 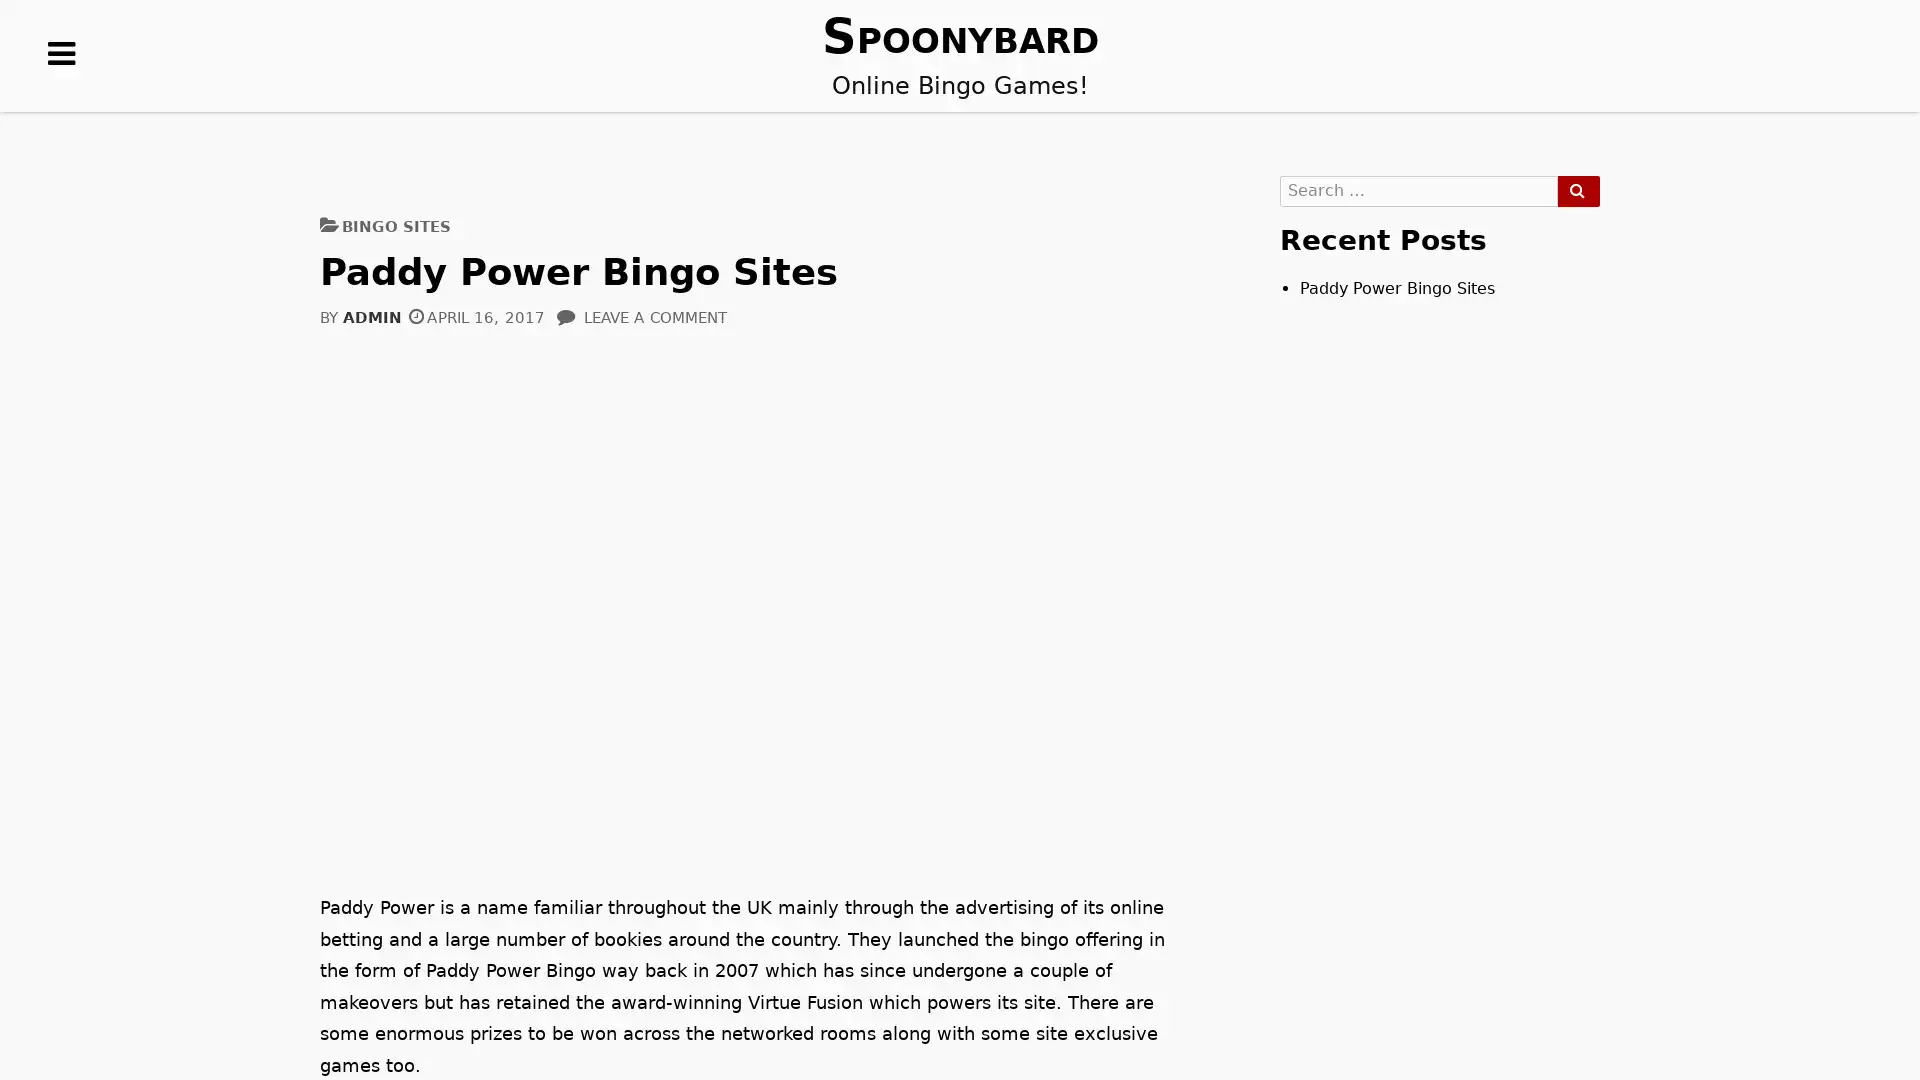 I want to click on SEARCH, so click(x=1577, y=191).